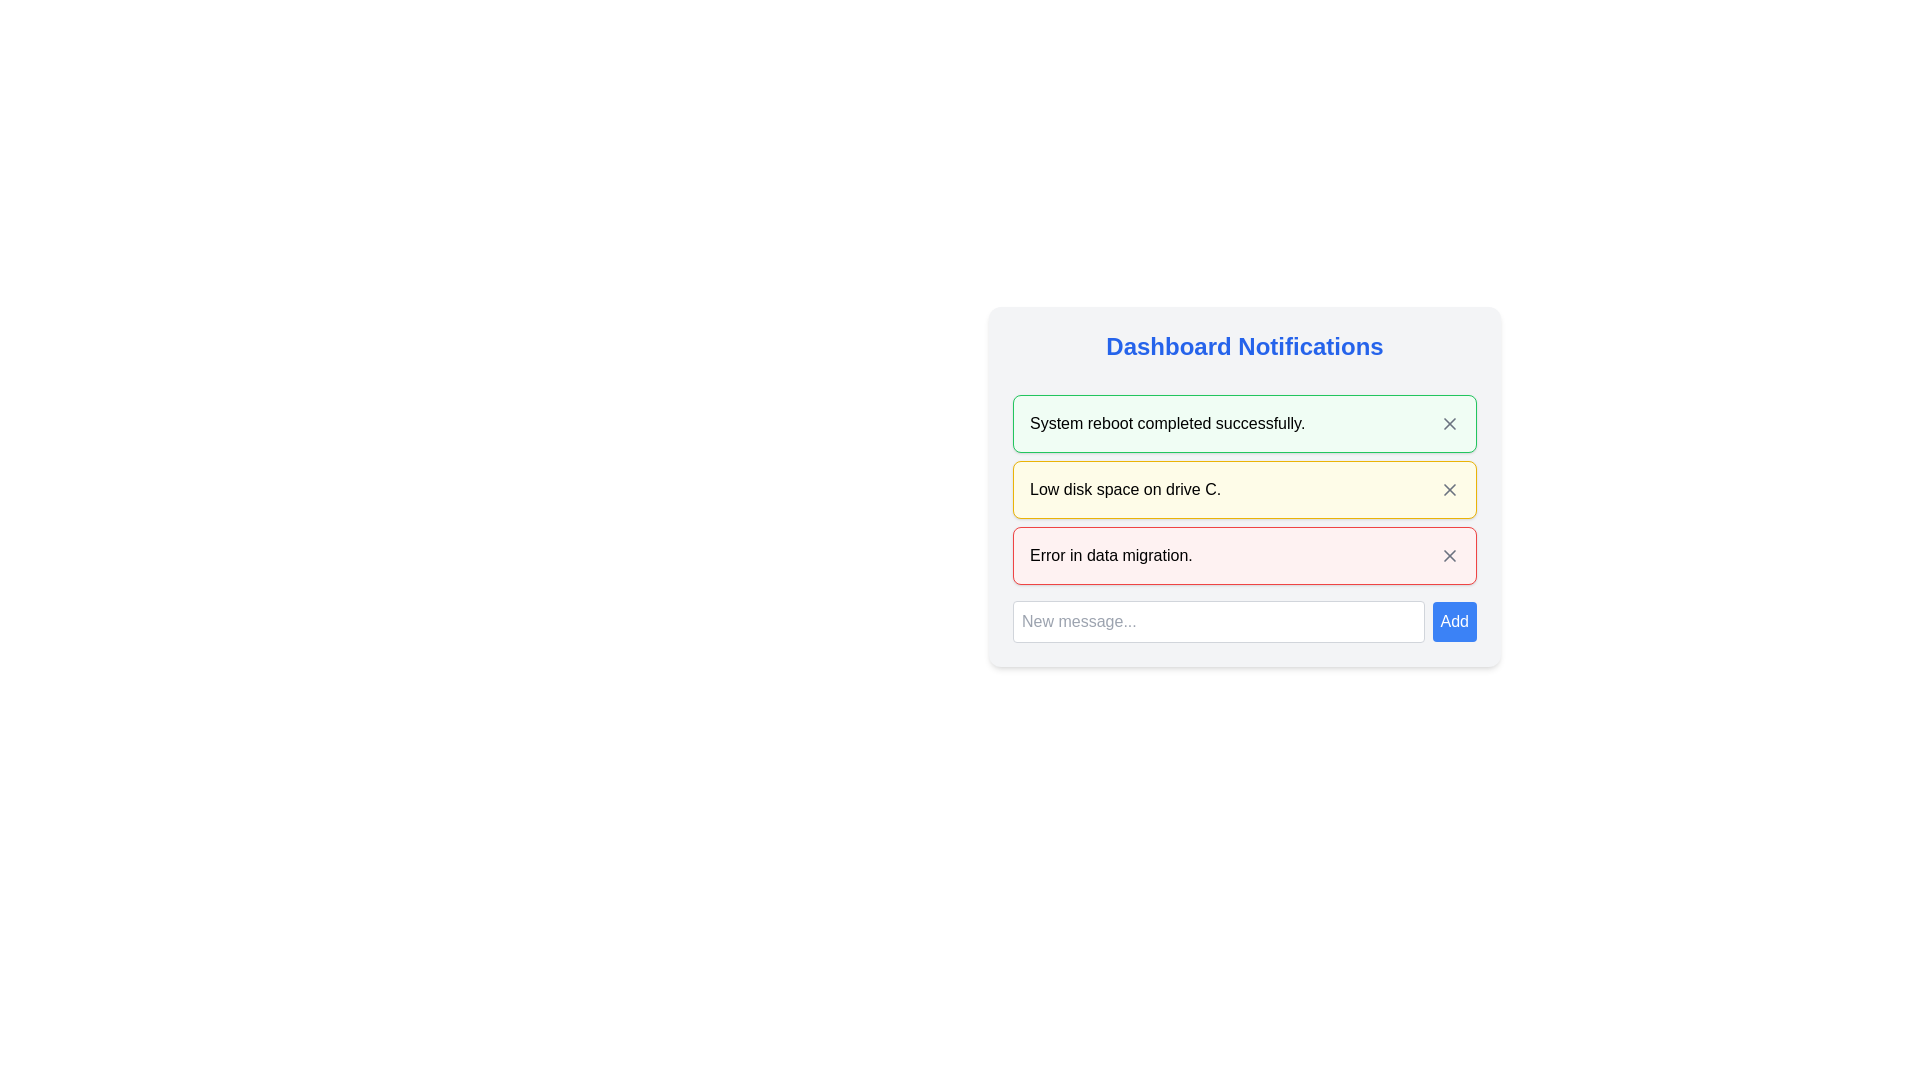 This screenshot has height=1080, width=1920. What do you see at coordinates (1125, 489) in the screenshot?
I see `warning message about low disk space on drive C, which is centrally located below the 'System reboot completed successfully.' notification in the dashboard interface` at bounding box center [1125, 489].